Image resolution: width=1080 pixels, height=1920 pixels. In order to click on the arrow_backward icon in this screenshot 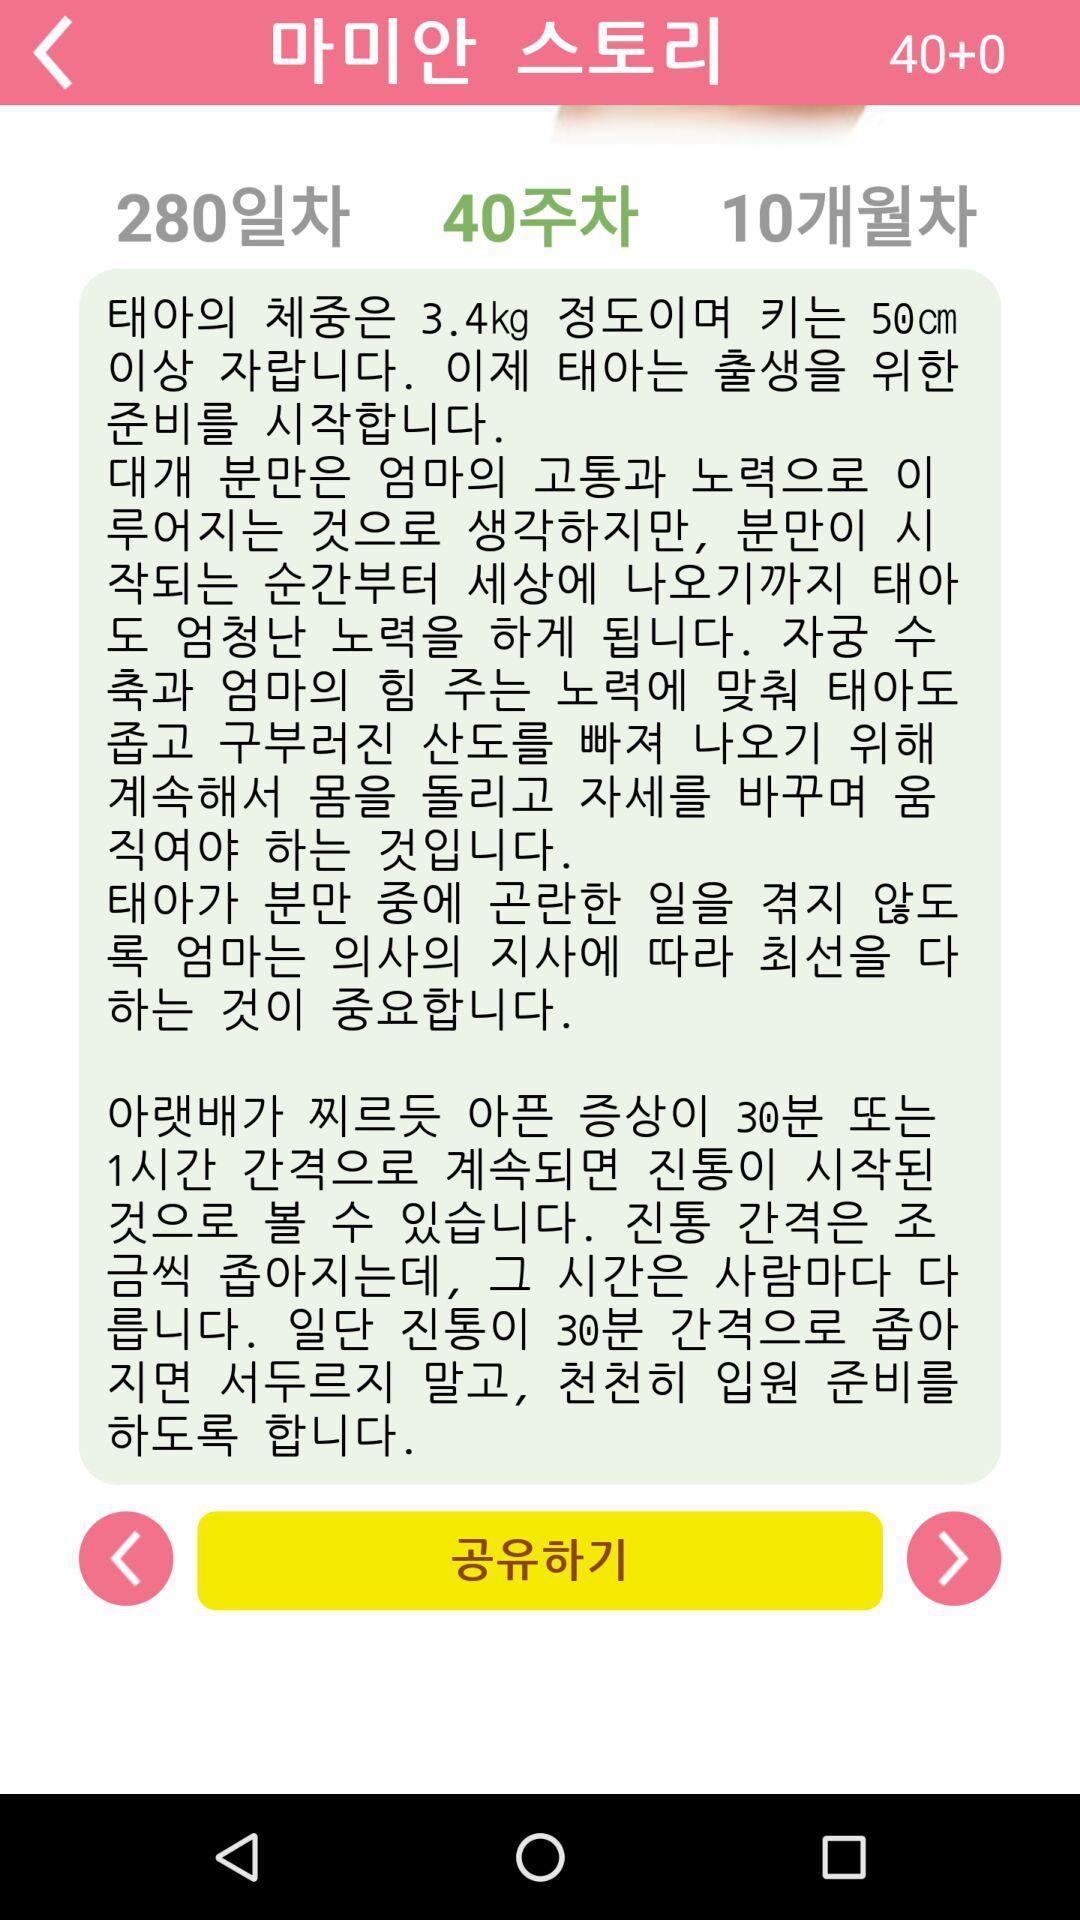, I will do `click(51, 56)`.